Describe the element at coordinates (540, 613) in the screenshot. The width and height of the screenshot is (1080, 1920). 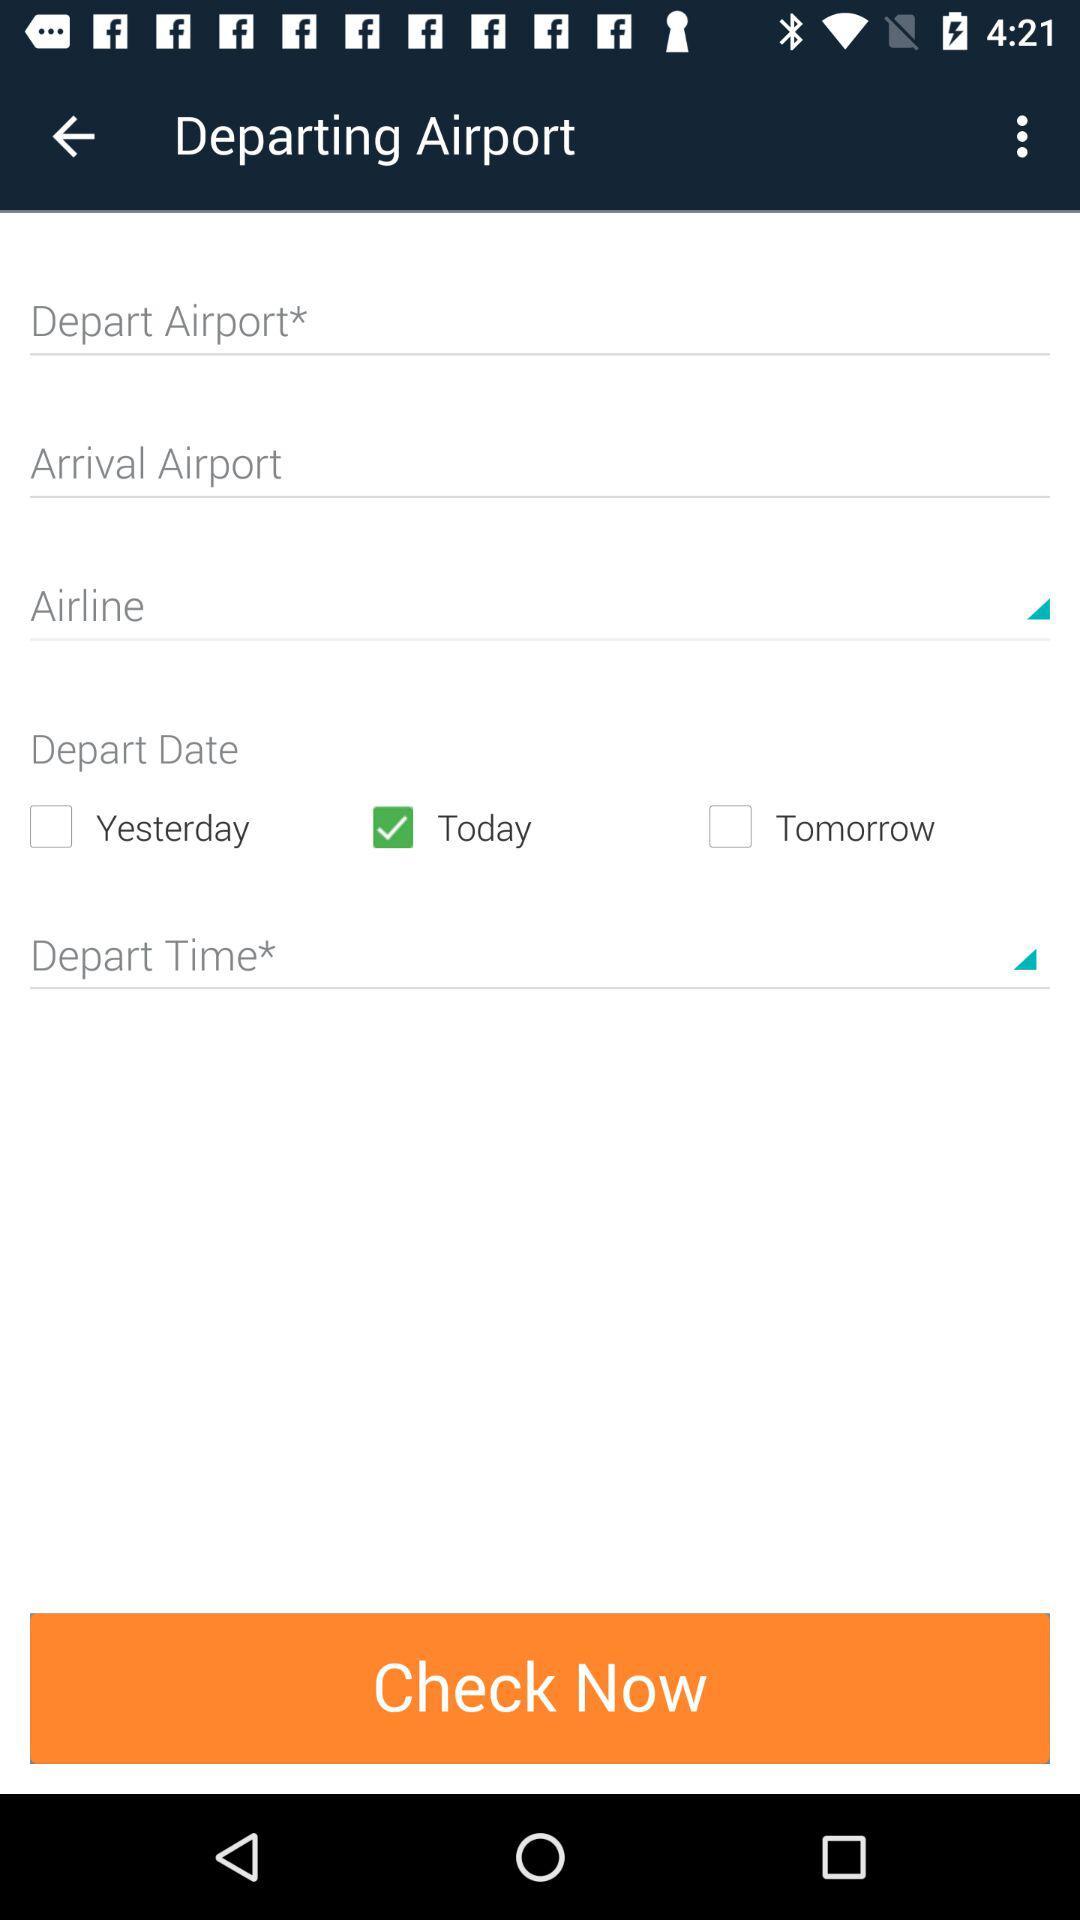
I see `text` at that location.